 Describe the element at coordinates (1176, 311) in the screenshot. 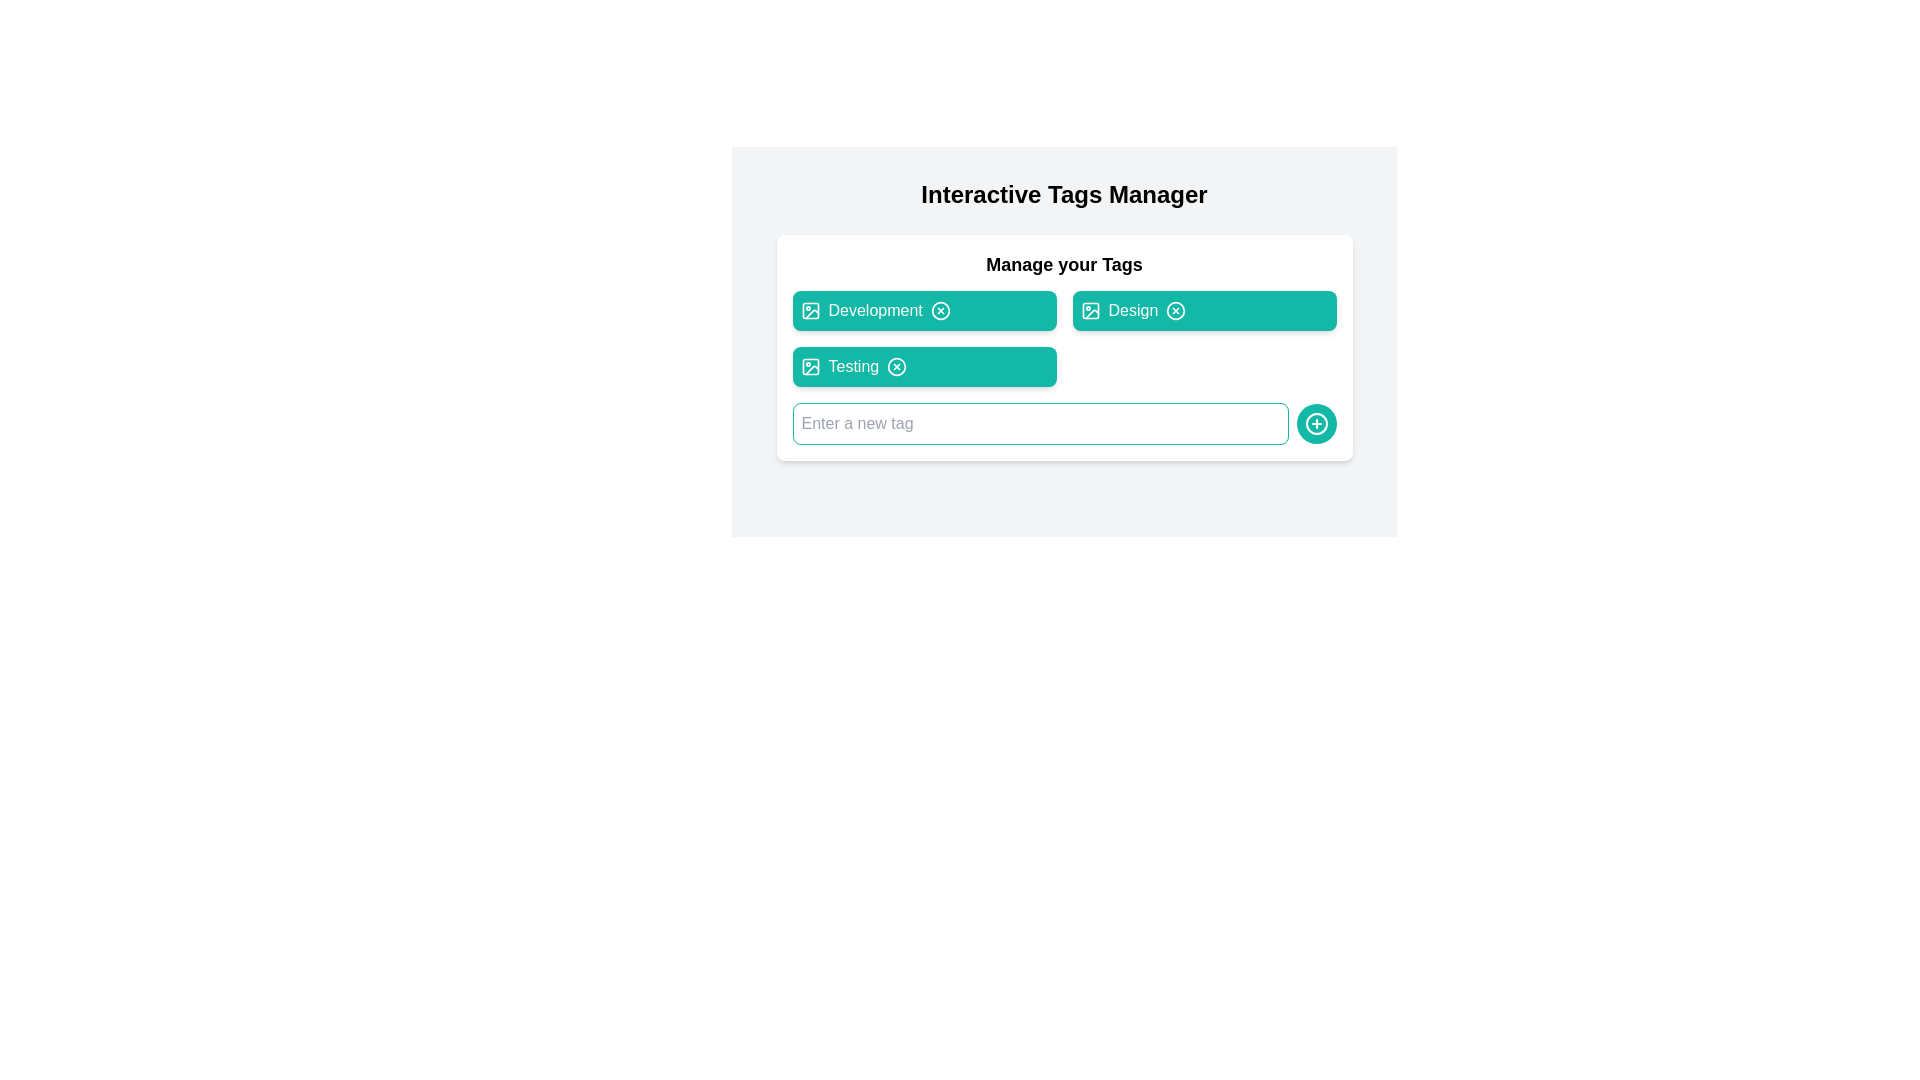

I see `the remove or delete icon button located on the right-hand side of the 'Design' button in the 'Manage your Tags' section` at that location.